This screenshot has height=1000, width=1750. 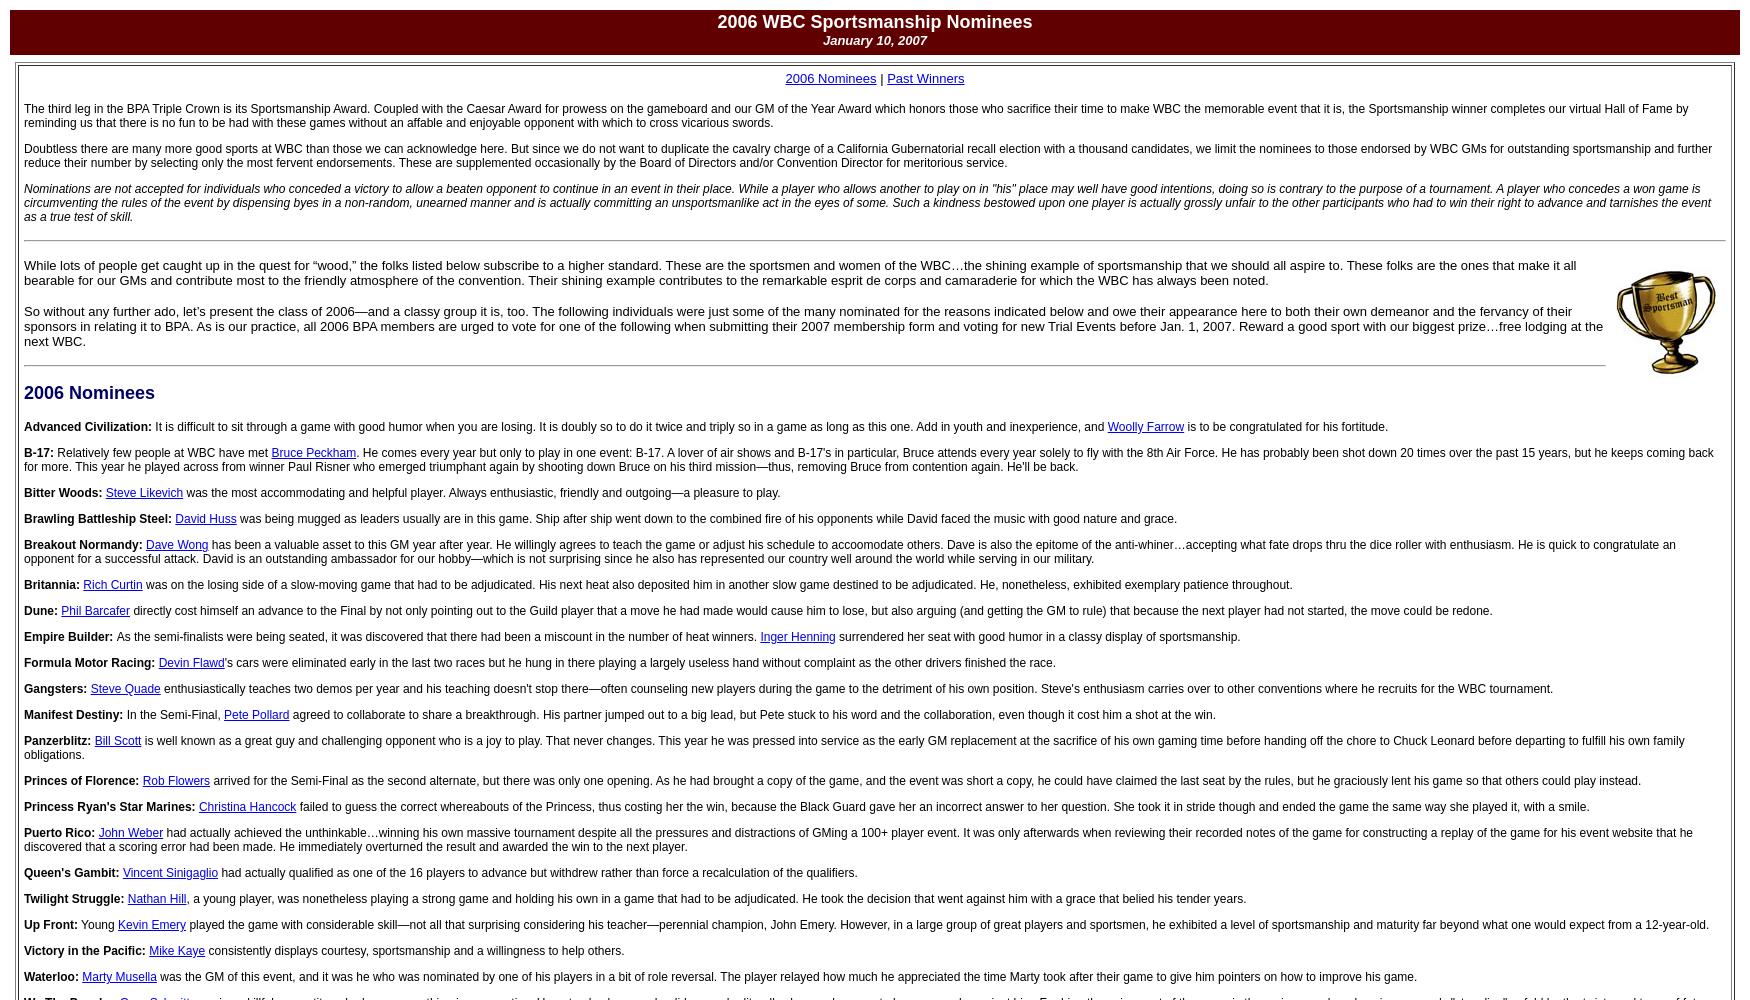 What do you see at coordinates (162, 452) in the screenshot?
I see `'Relatively few people at WBC have met'` at bounding box center [162, 452].